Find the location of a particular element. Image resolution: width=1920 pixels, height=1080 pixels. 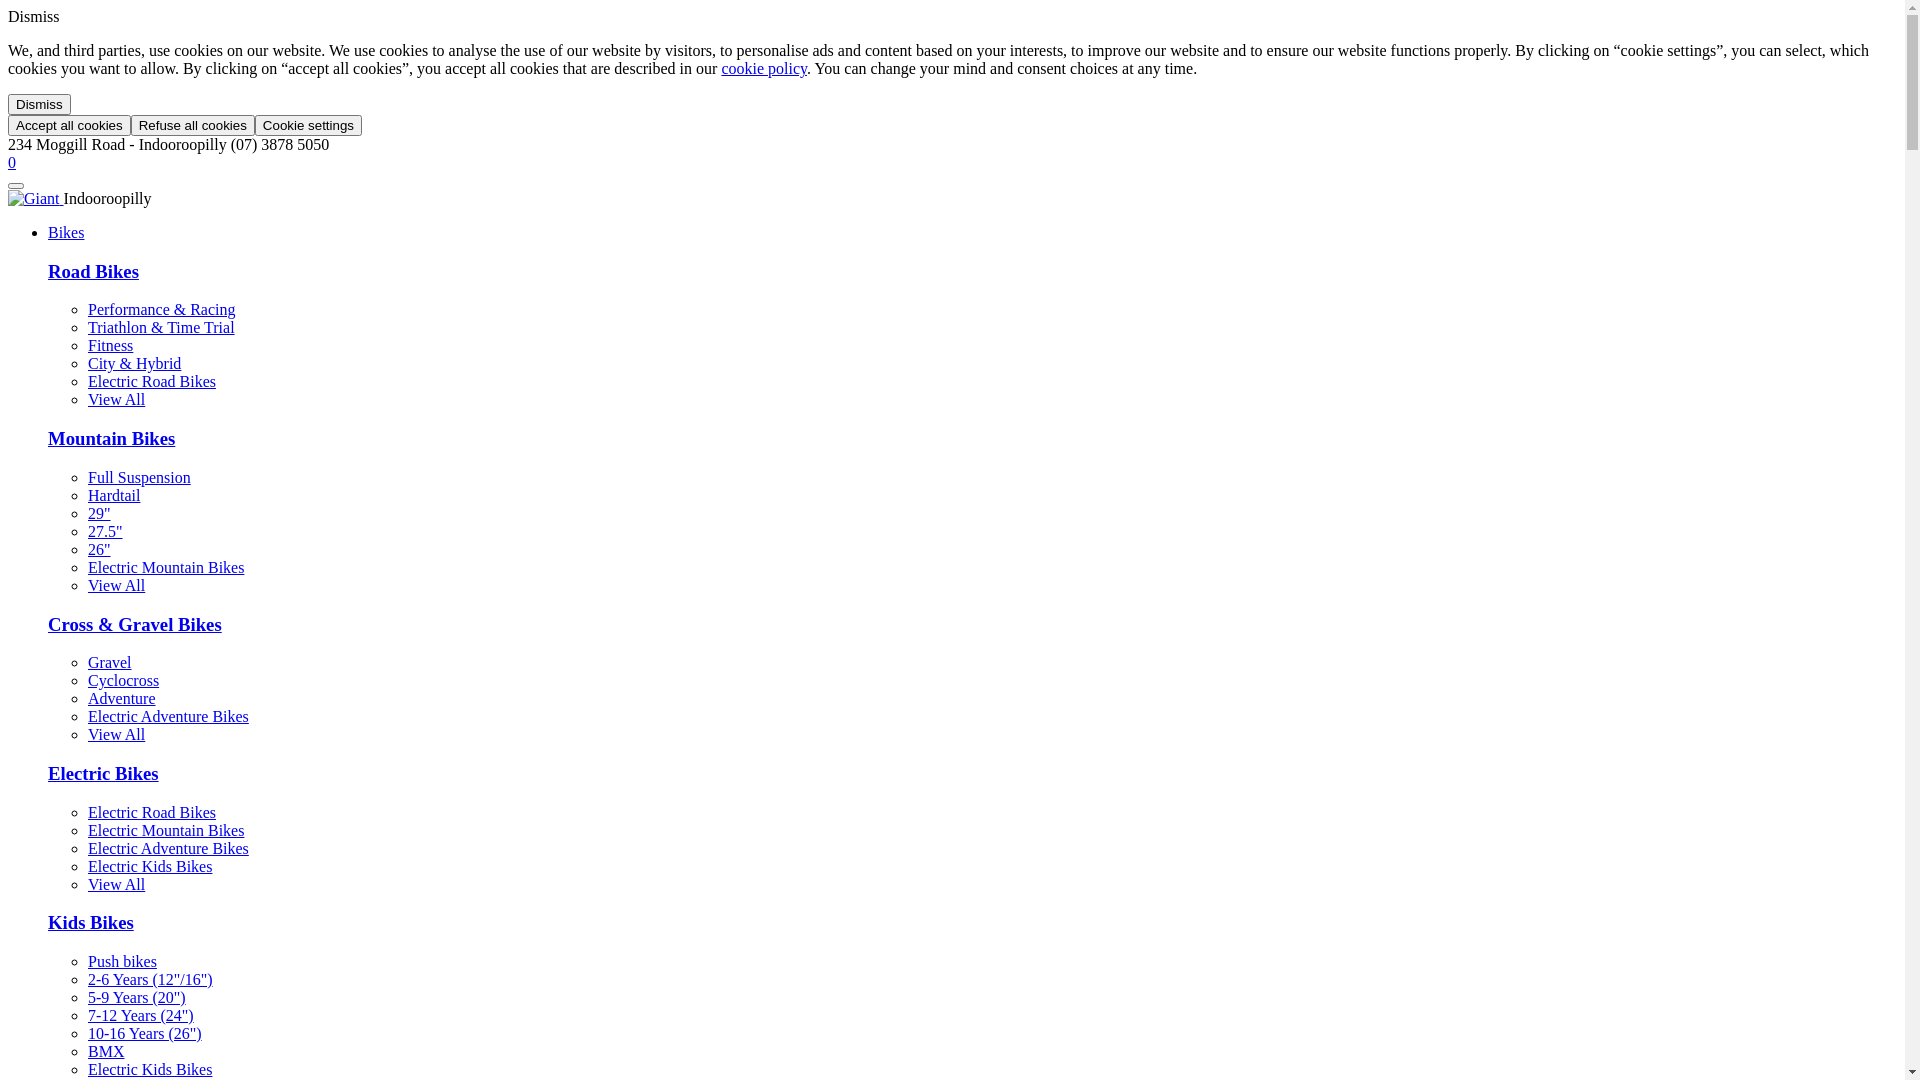

'View All' is located at coordinates (115, 883).